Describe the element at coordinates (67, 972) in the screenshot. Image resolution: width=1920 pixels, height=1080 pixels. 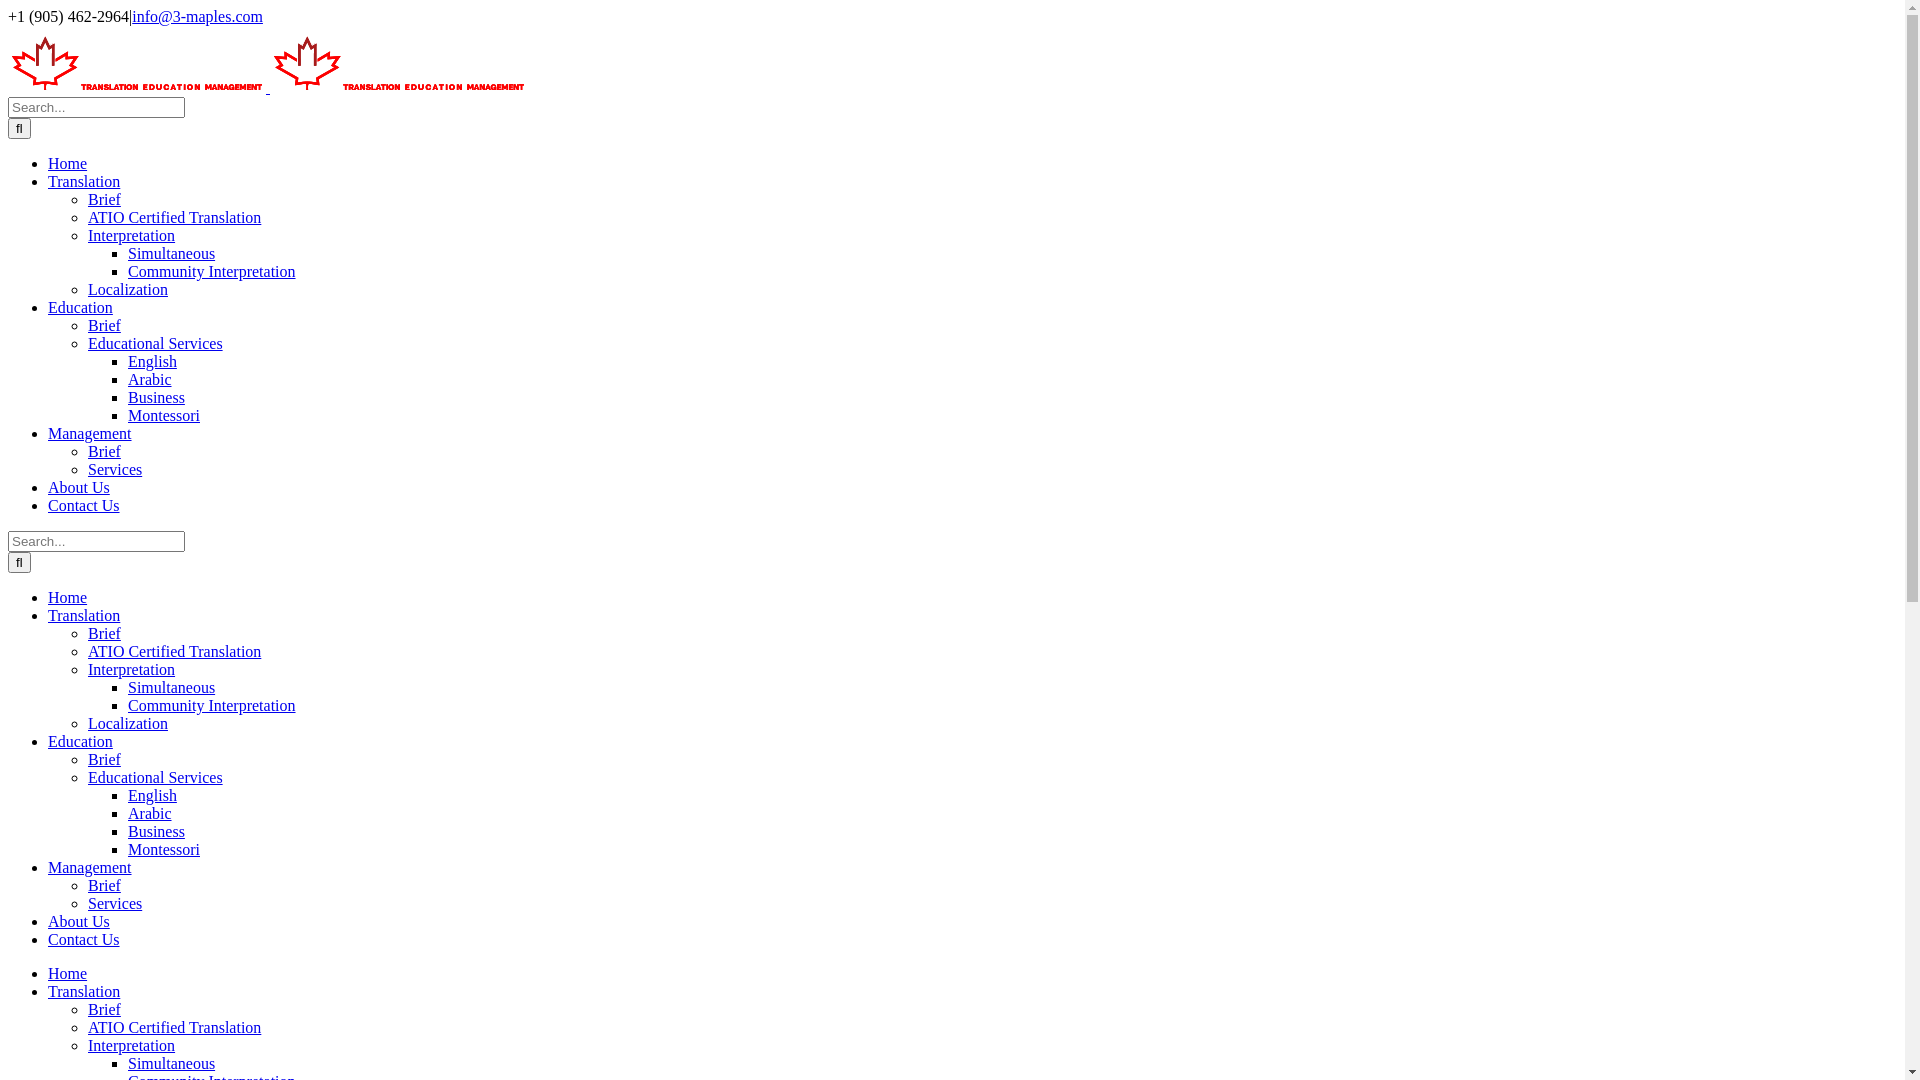
I see `'Home'` at that location.